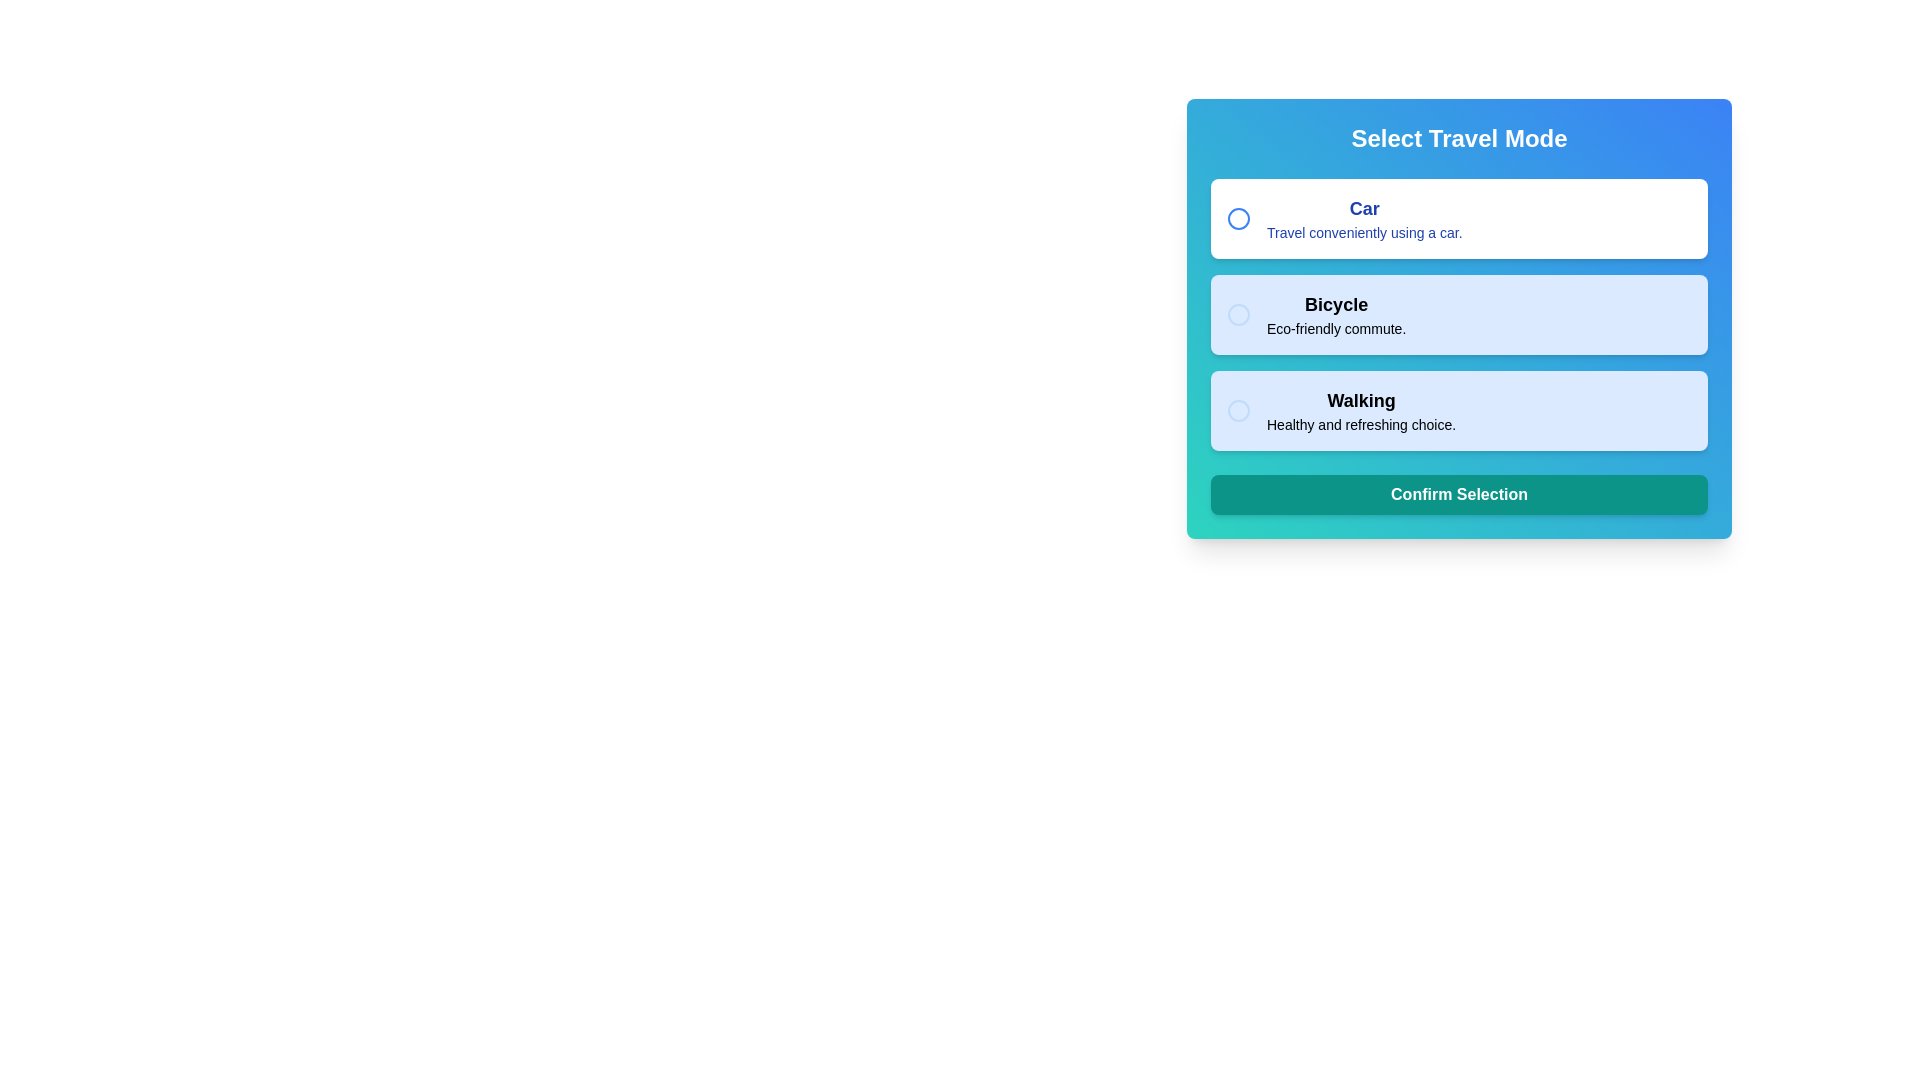 The height and width of the screenshot is (1080, 1920). What do you see at coordinates (1459, 494) in the screenshot?
I see `the teal-colored 'Confirm Selection' button with white bold text located at the bottom center of the travel options box to confirm the selection` at bounding box center [1459, 494].